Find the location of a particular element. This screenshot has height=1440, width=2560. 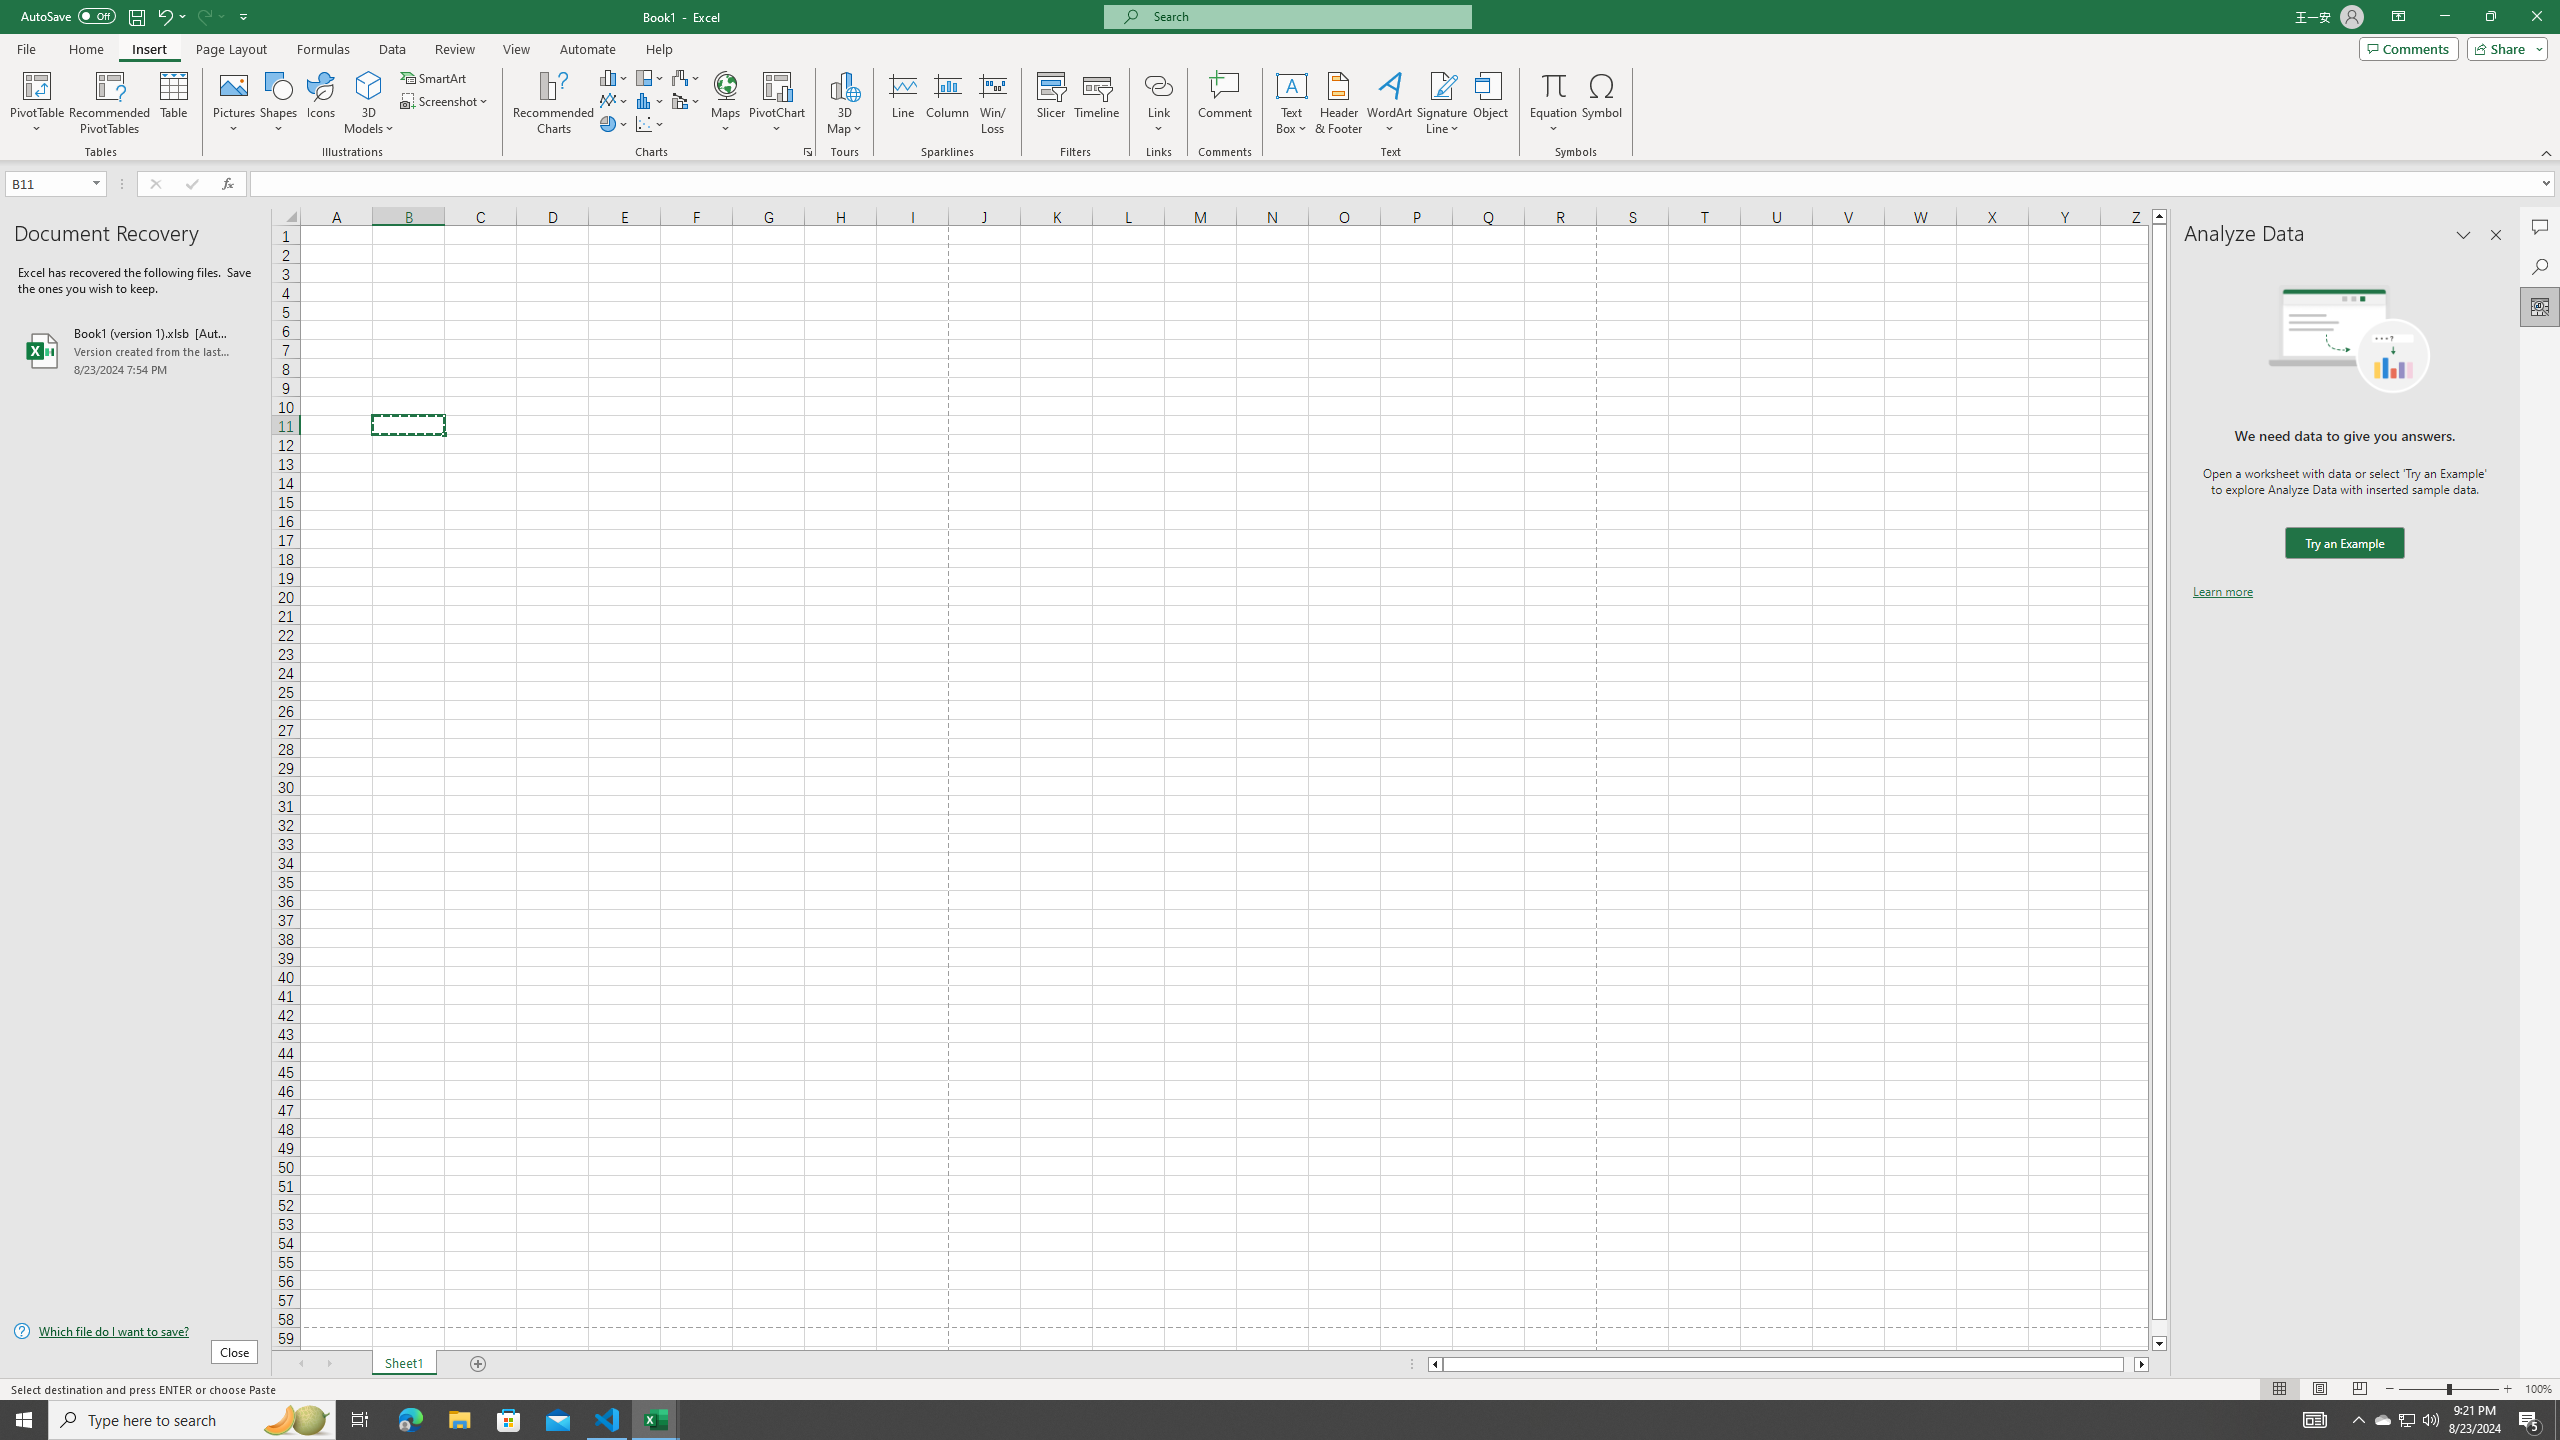

'Insert Line or Area Chart' is located at coordinates (613, 99).